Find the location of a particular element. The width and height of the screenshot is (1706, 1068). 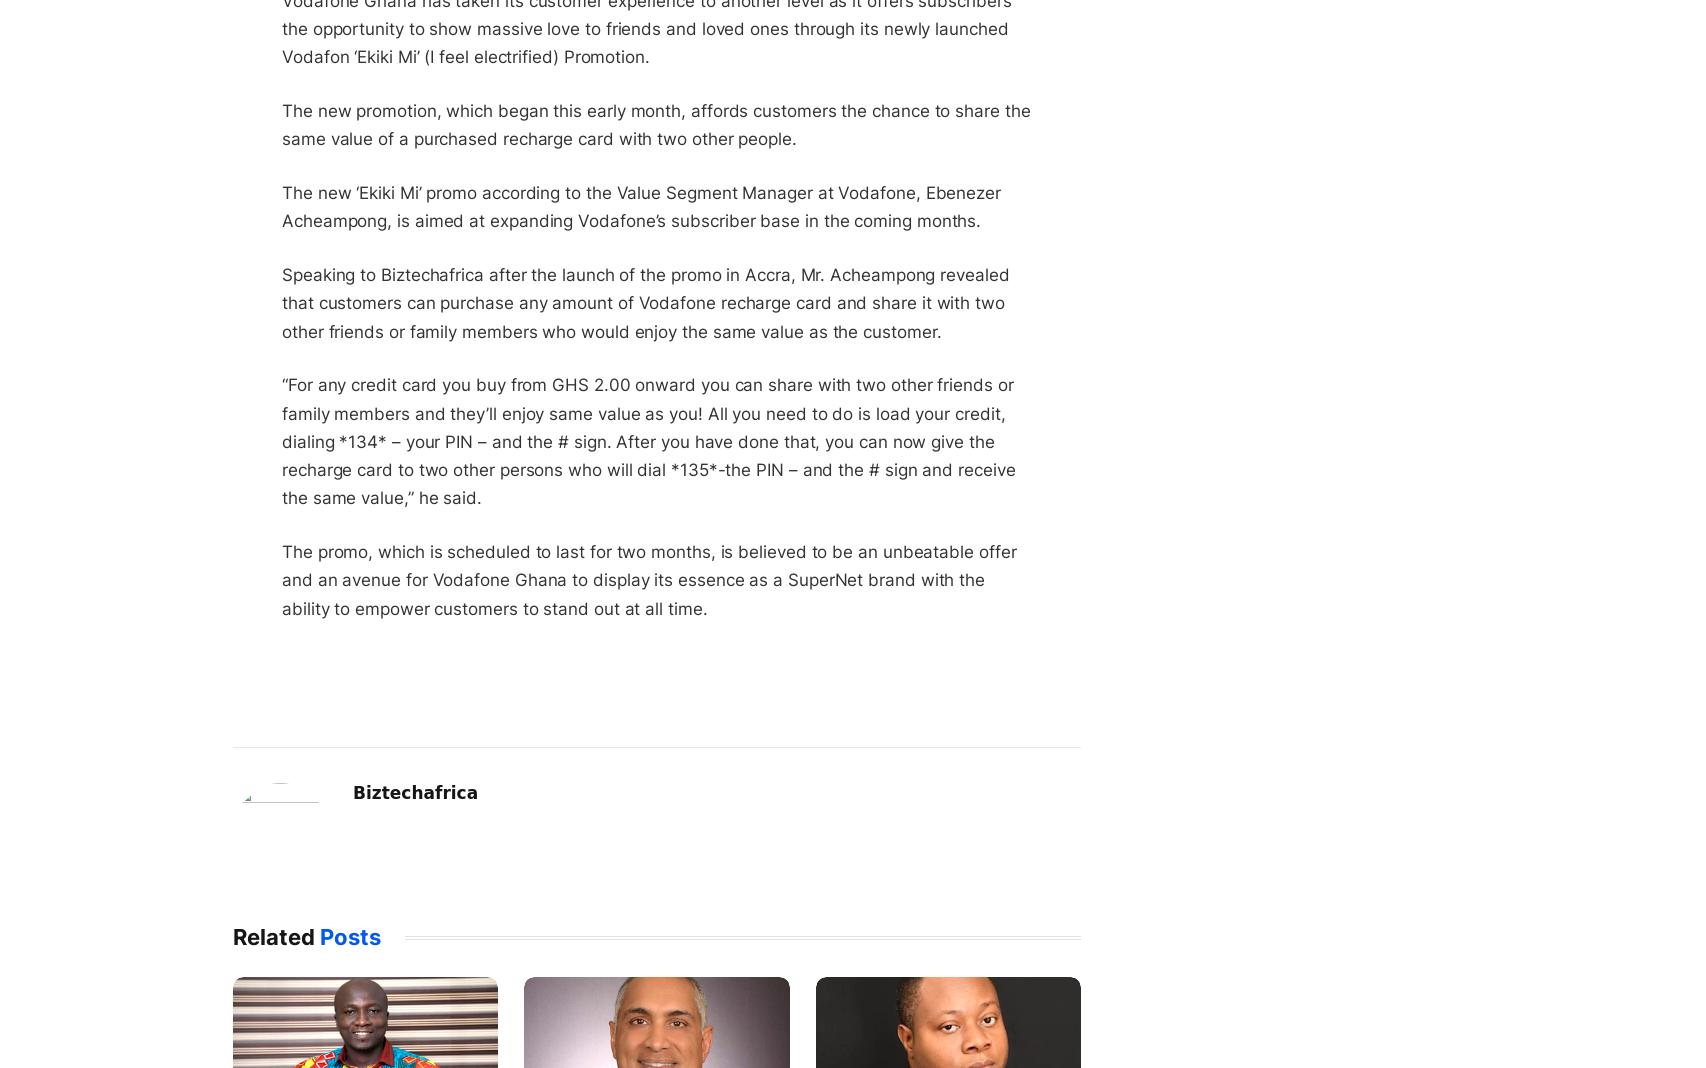

'BitAlpha AI' is located at coordinates (1082, 357).